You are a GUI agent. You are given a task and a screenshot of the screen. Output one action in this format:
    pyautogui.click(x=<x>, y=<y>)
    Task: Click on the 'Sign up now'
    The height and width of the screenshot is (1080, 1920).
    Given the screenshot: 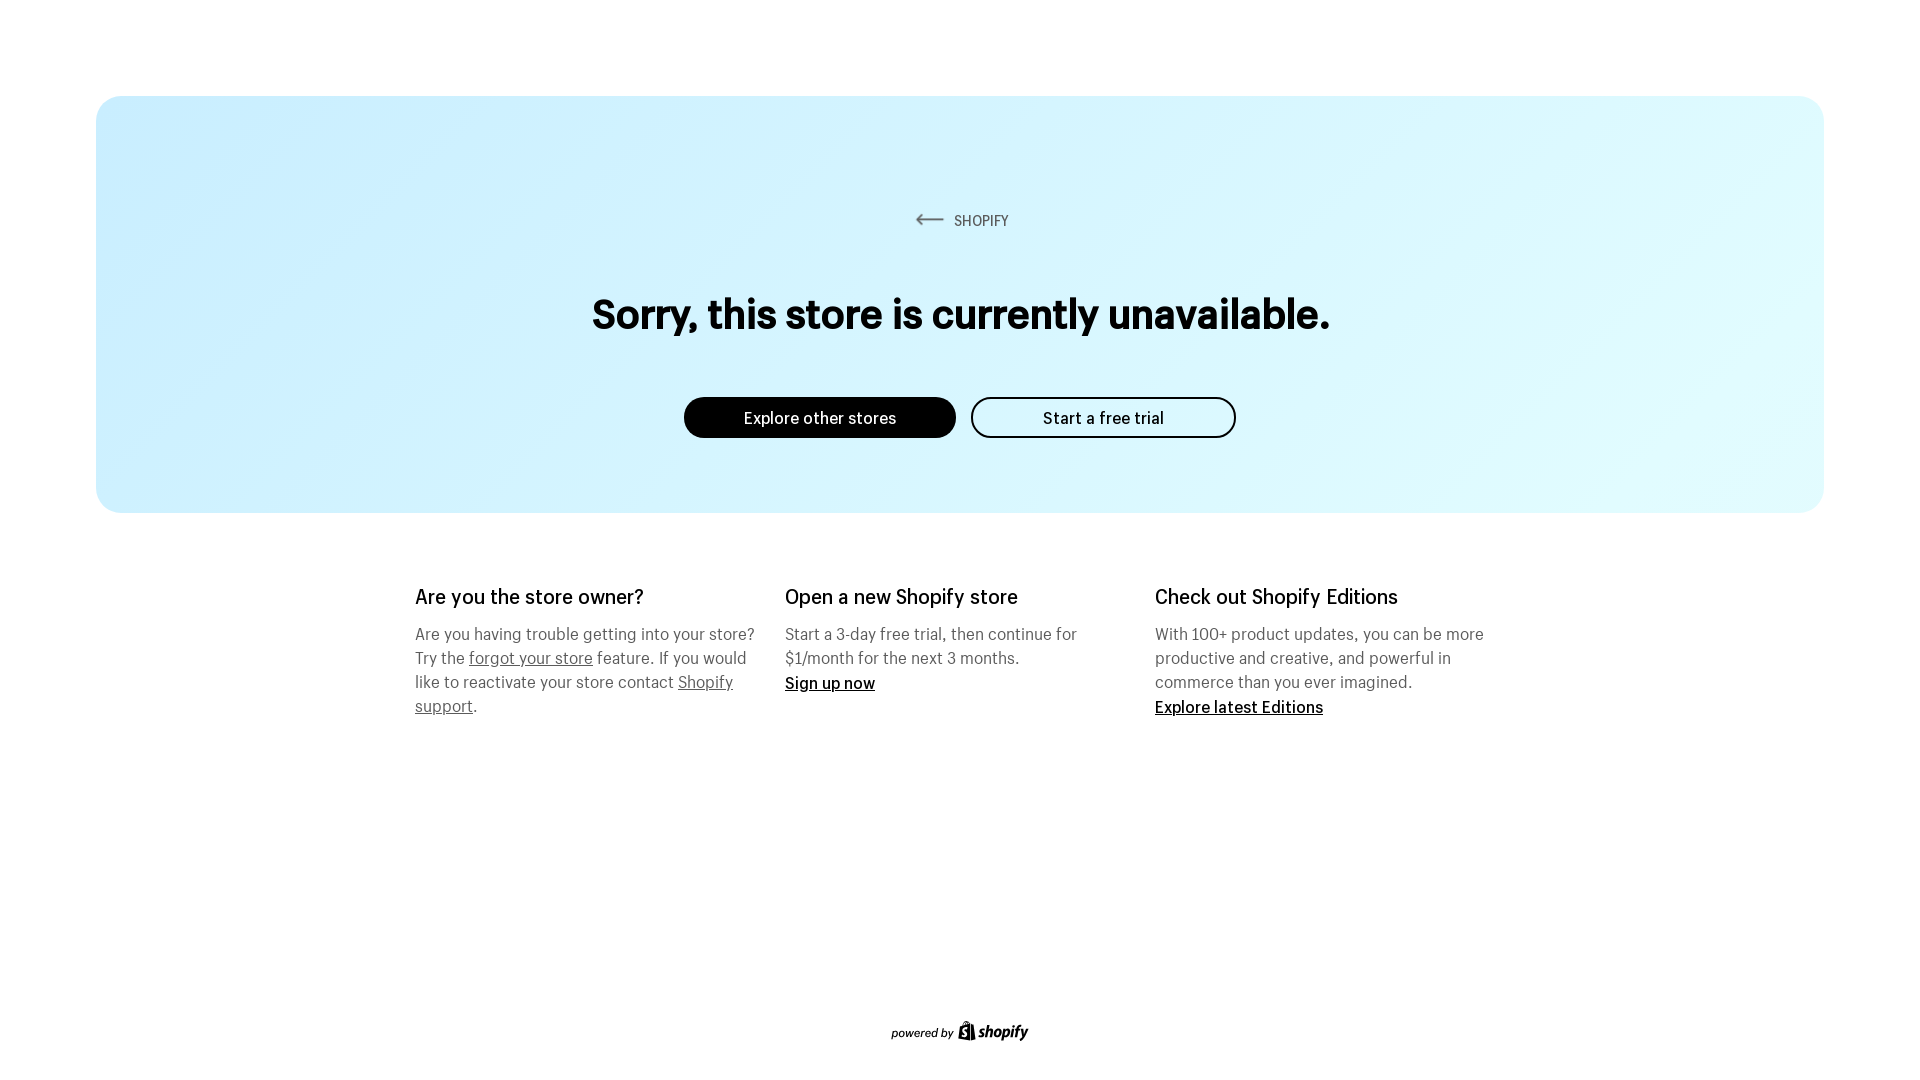 What is the action you would take?
    pyautogui.click(x=830, y=681)
    